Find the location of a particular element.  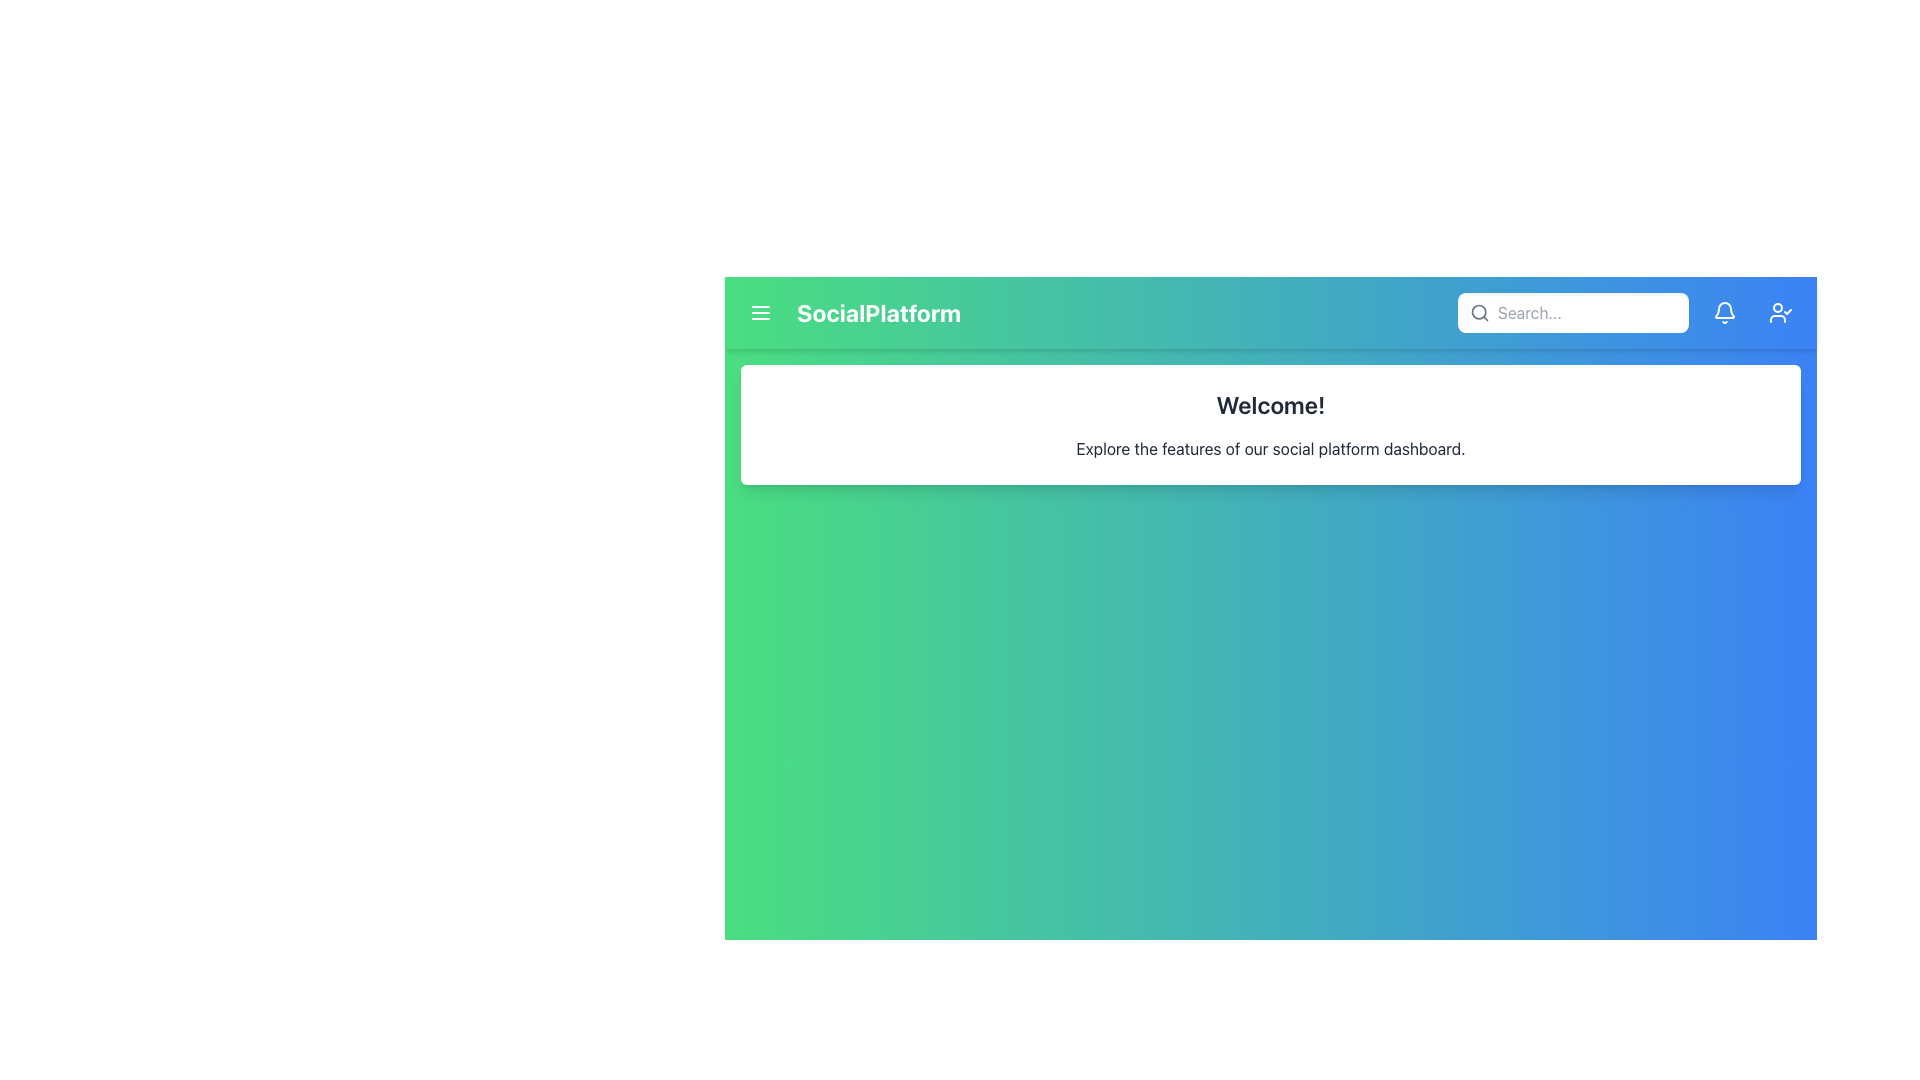

the small three-line hamburger menu icon located at the top-left corner of the interface, which is part of the header section and is styled with rounded corners is located at coordinates (760, 312).